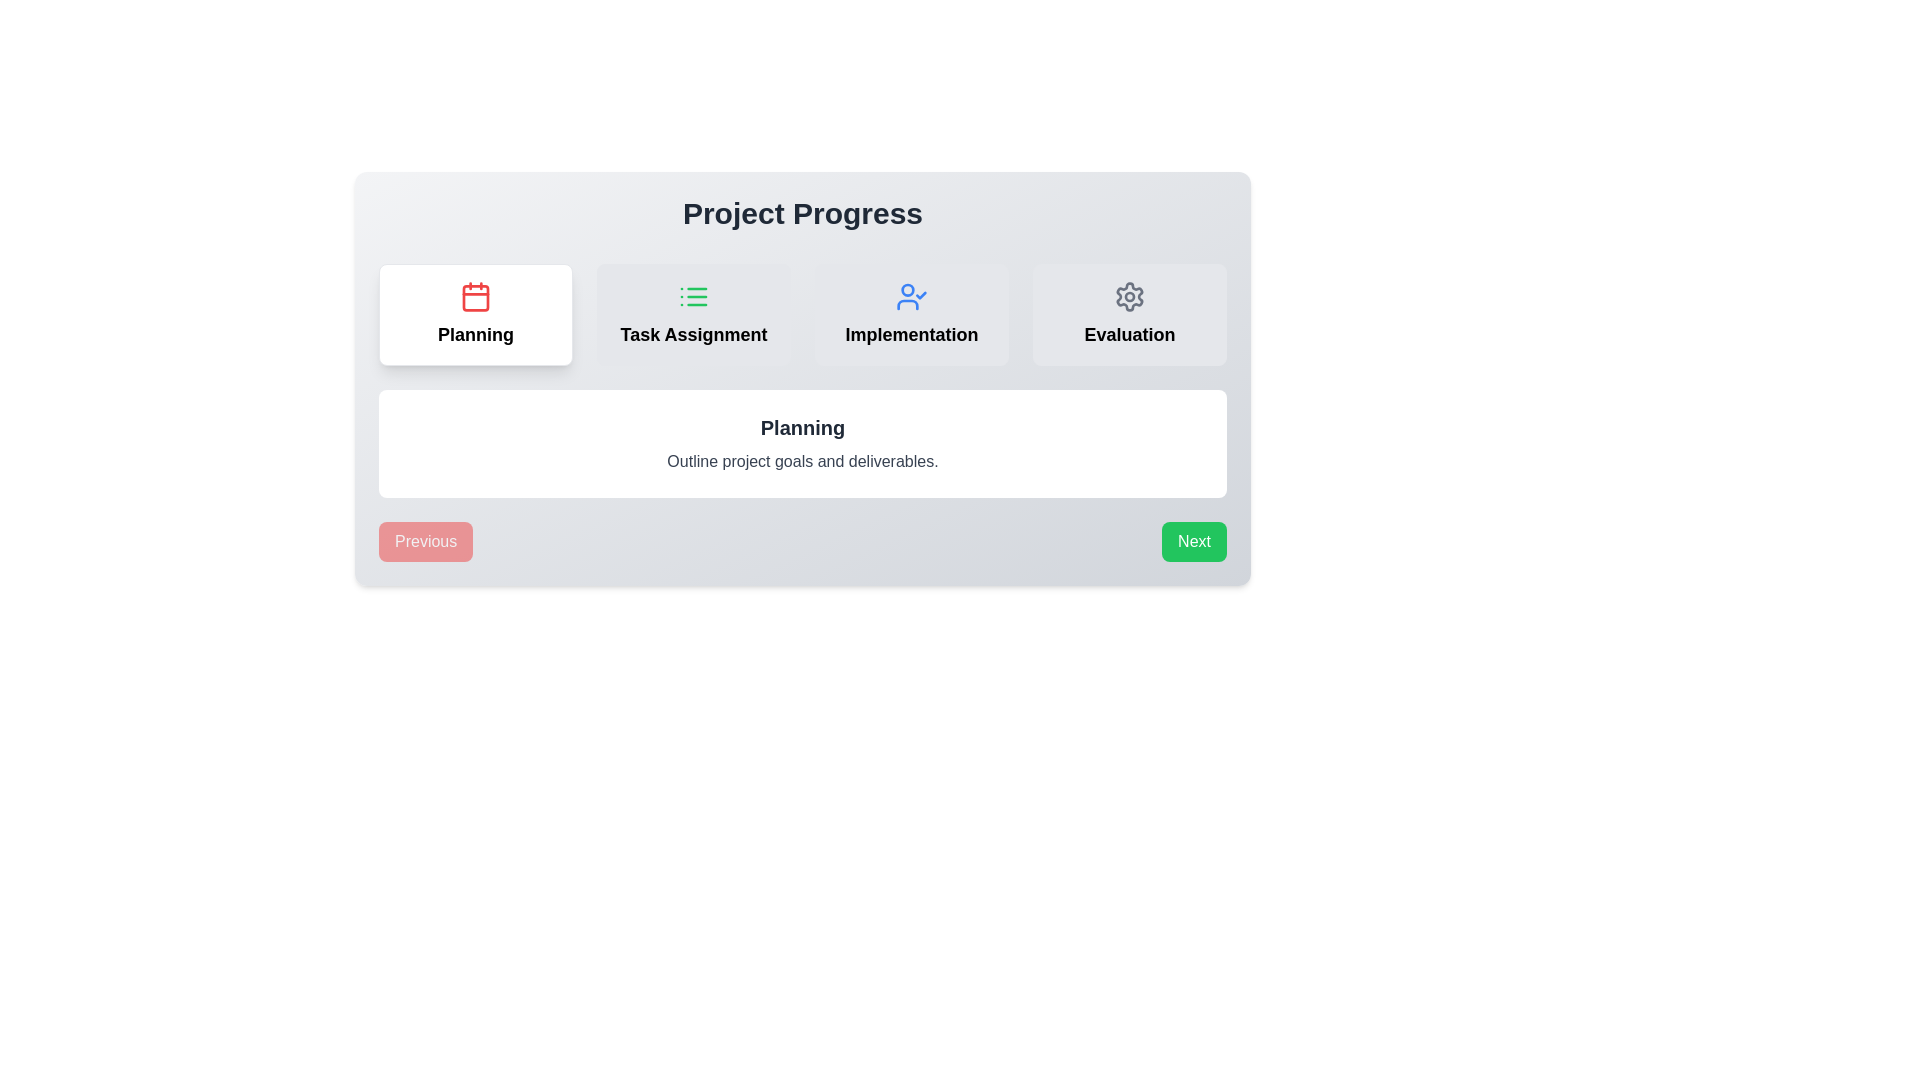  Describe the element at coordinates (1129, 297) in the screenshot. I see `the settings or evaluation icon located at the end of the row under the 'Evaluation' label` at that location.